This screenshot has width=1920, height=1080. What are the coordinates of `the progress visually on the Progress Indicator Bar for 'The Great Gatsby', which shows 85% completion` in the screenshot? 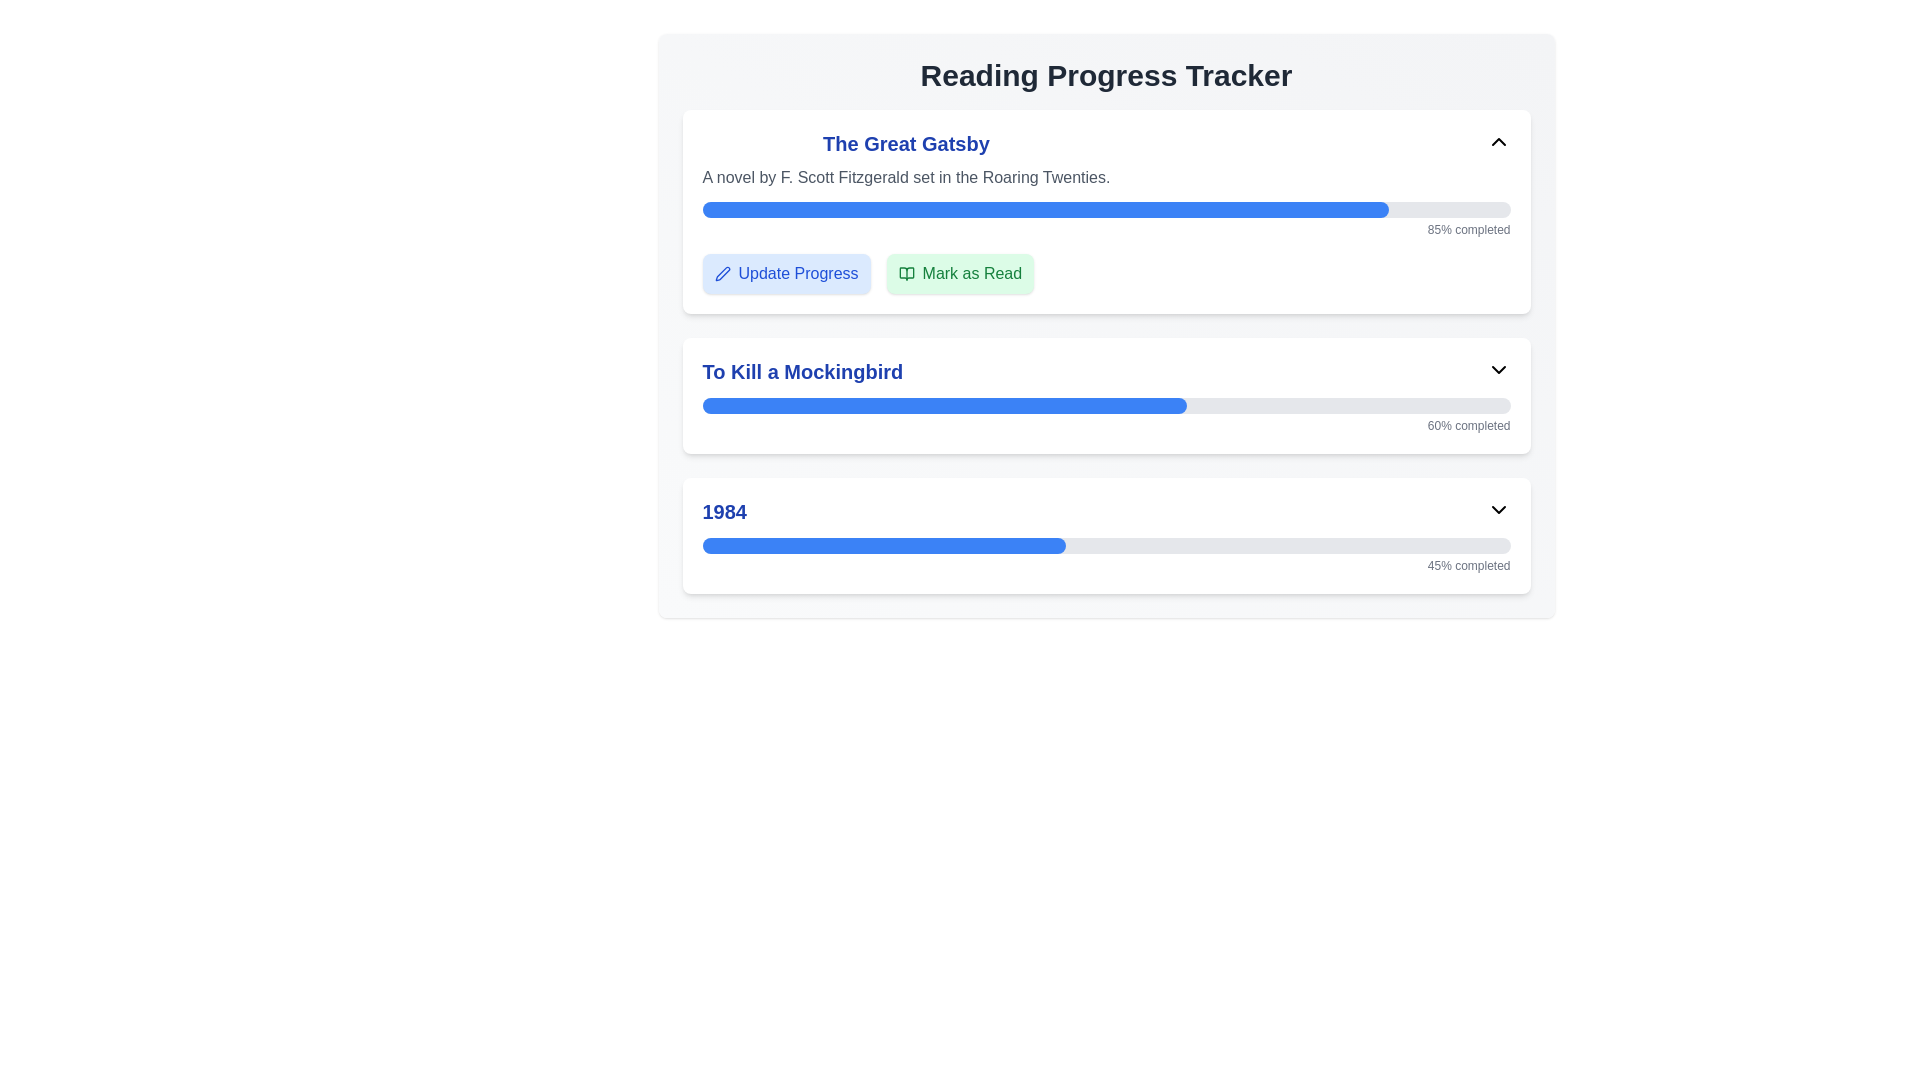 It's located at (1044, 209).